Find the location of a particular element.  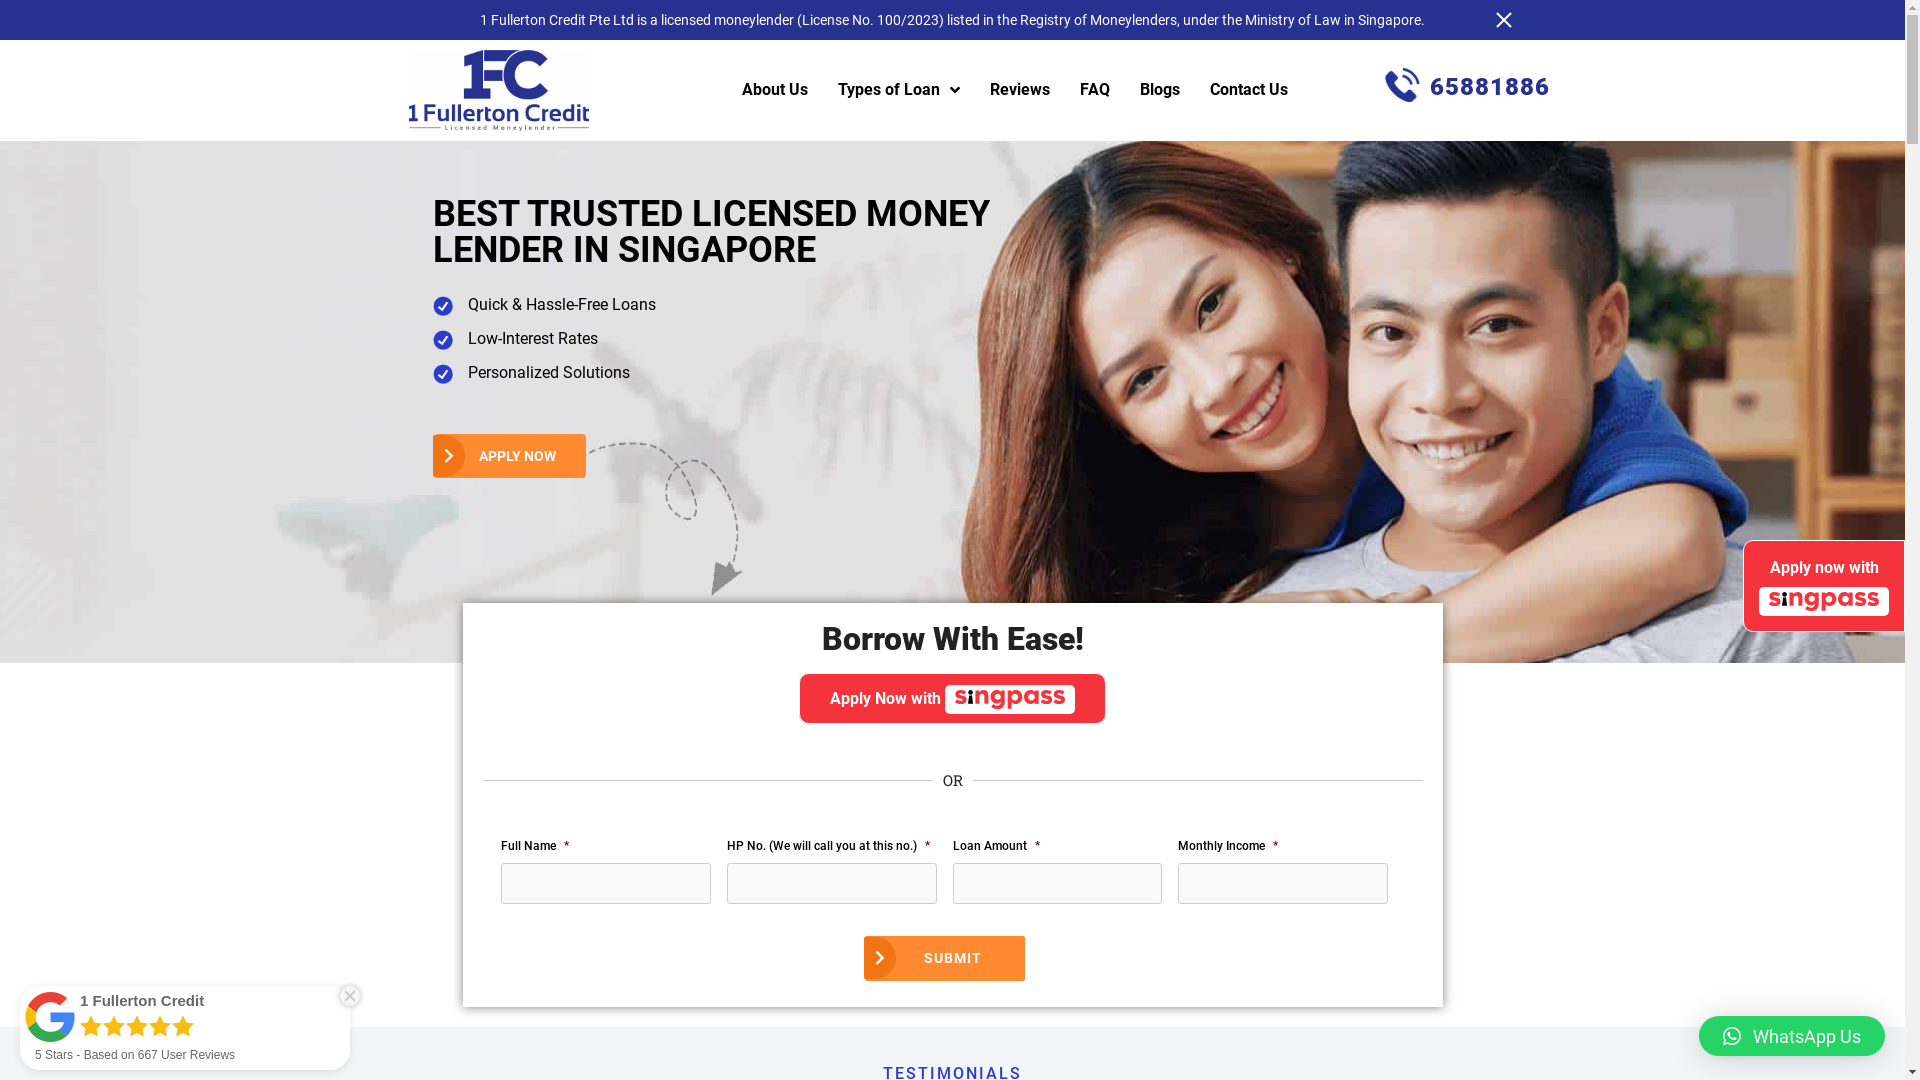

'Submit' is located at coordinates (944, 957).